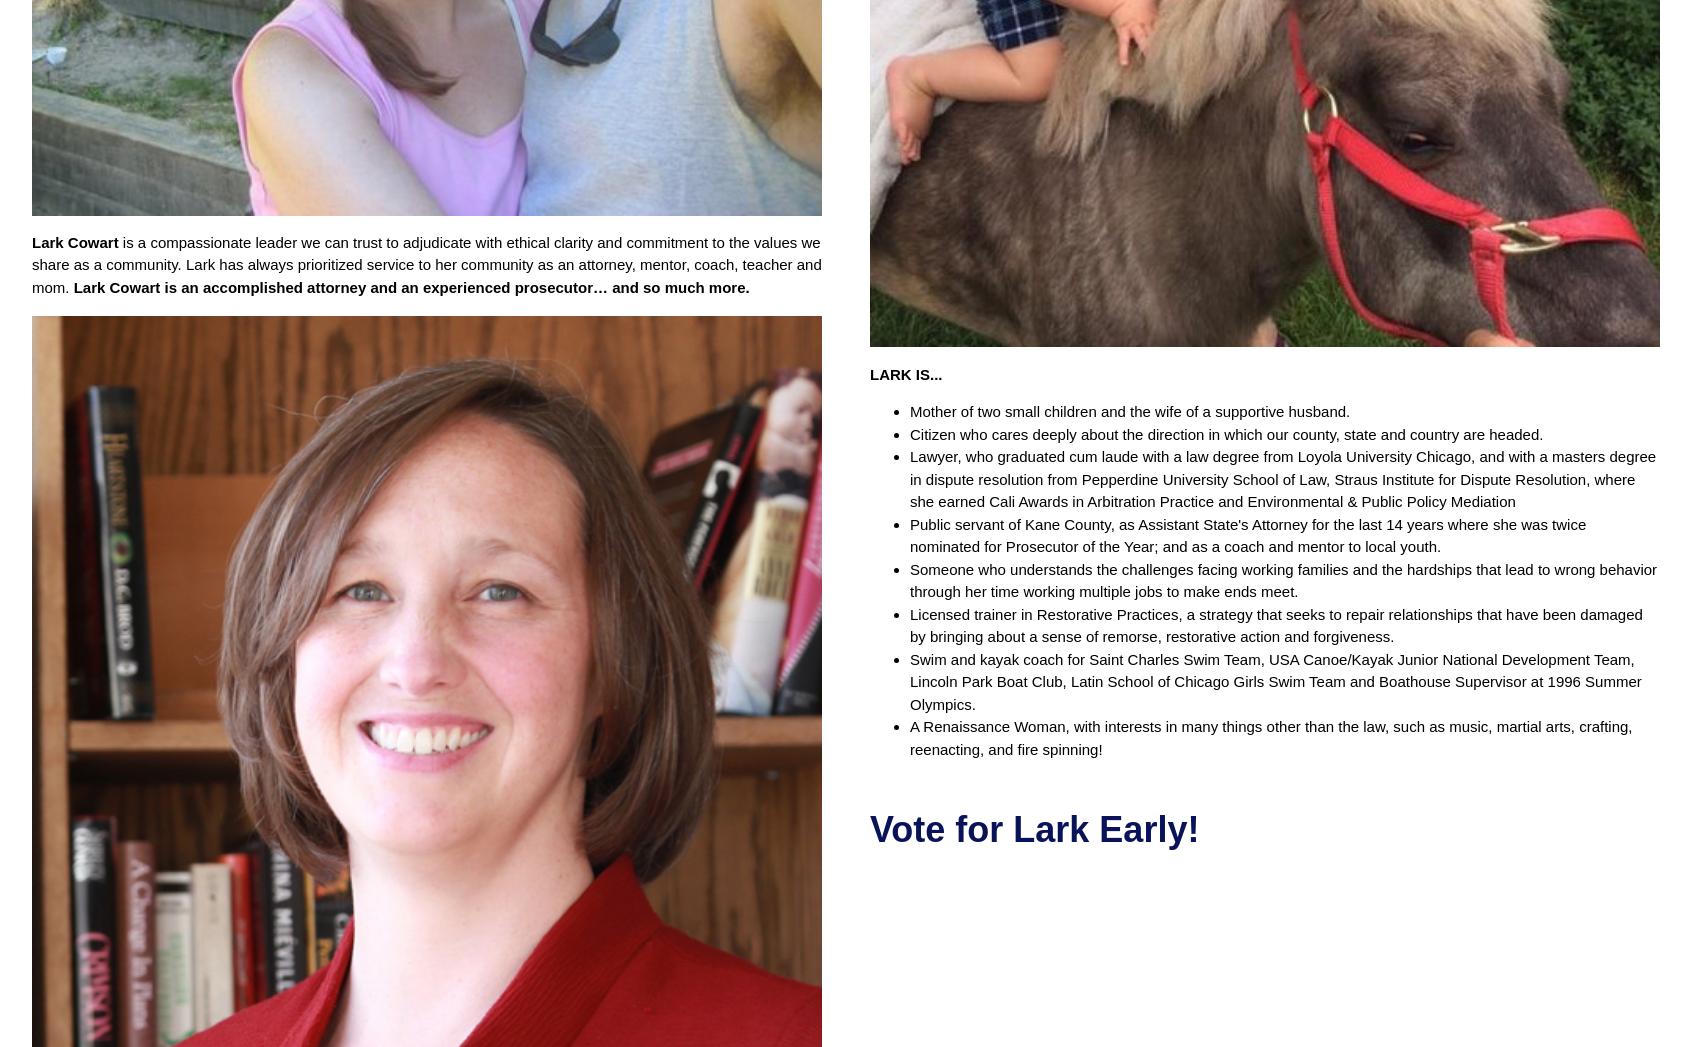 The width and height of the screenshot is (1692, 1047). I want to click on 'Swim and kayak coach for Saint Charles Swim Team, USA Canoe/Kayak Junior National Development Team, Lincoln Park Boat Club, Latin School of Chicago Girls Swim Team and Boathouse Supervisor at 1996 Summer Olympics.', so click(1273, 679).